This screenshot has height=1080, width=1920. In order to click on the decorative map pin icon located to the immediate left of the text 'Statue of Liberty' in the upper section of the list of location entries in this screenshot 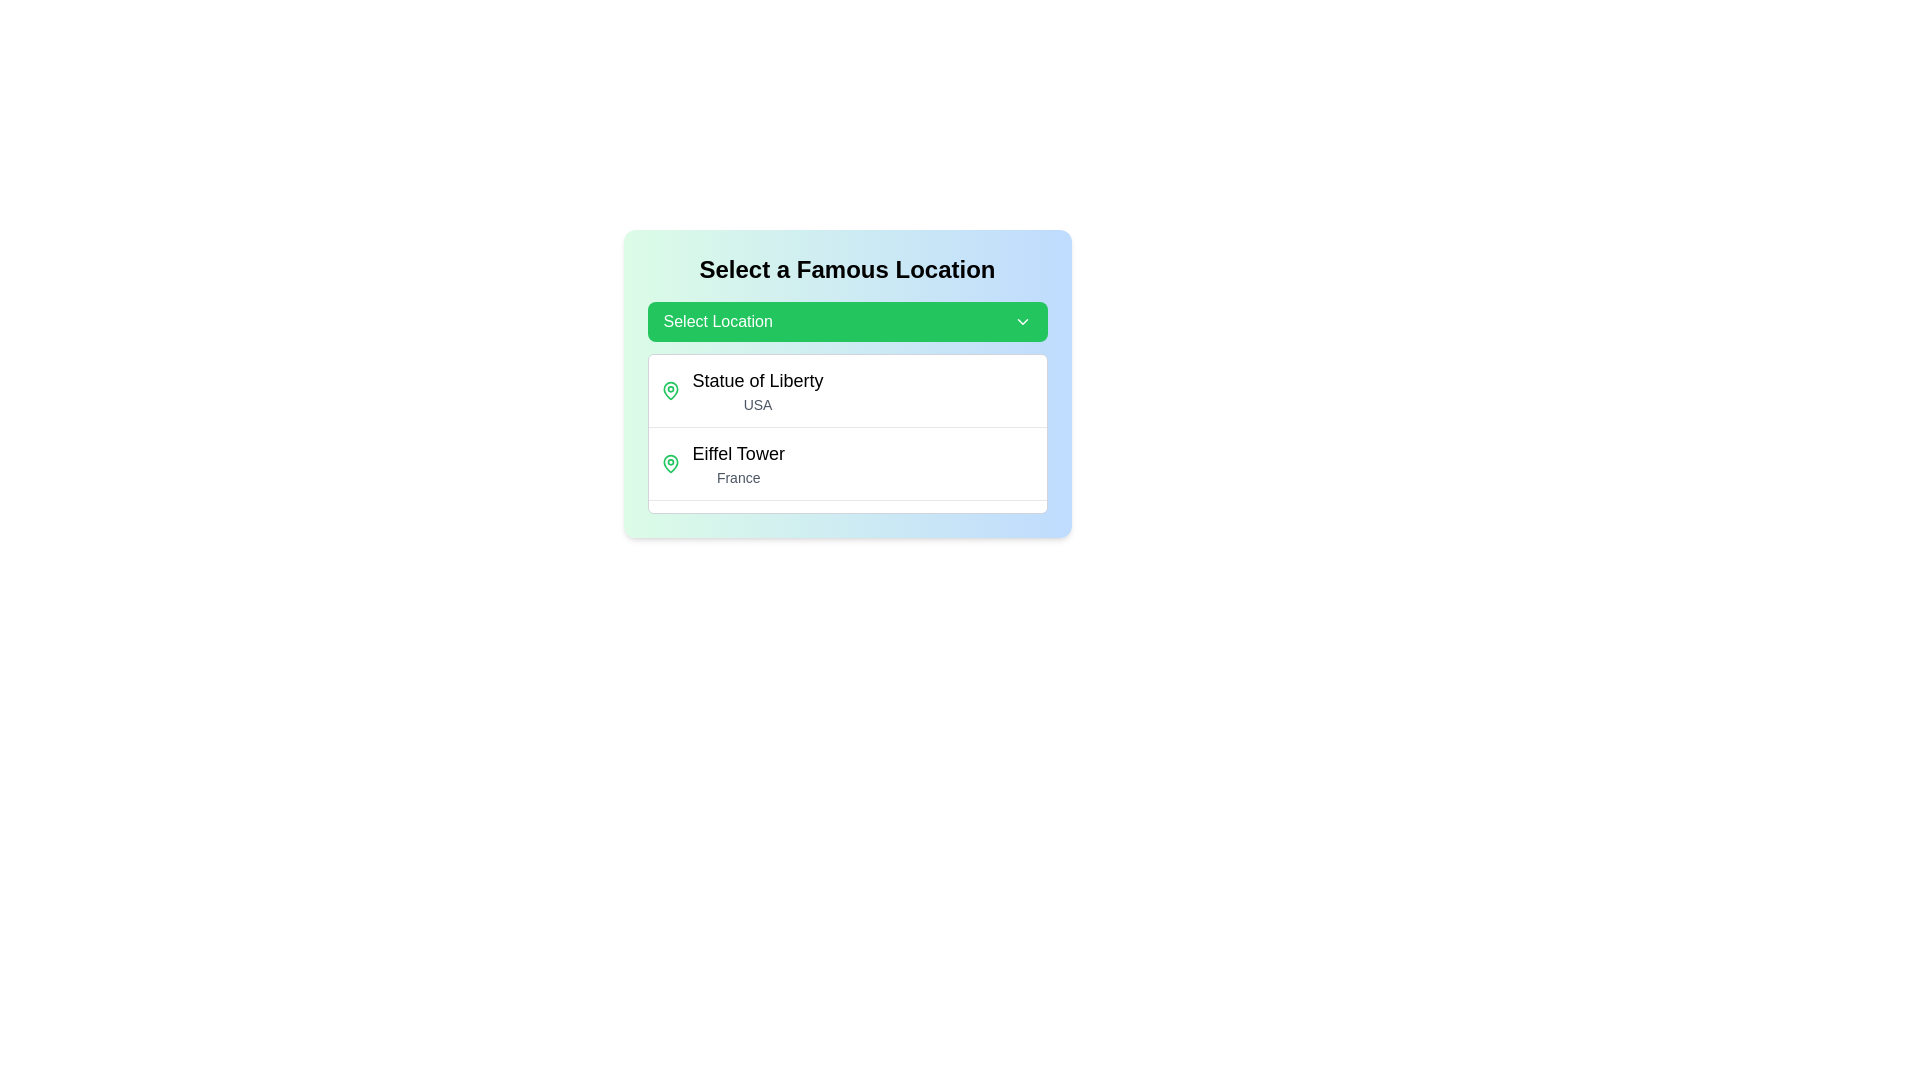, I will do `click(670, 390)`.